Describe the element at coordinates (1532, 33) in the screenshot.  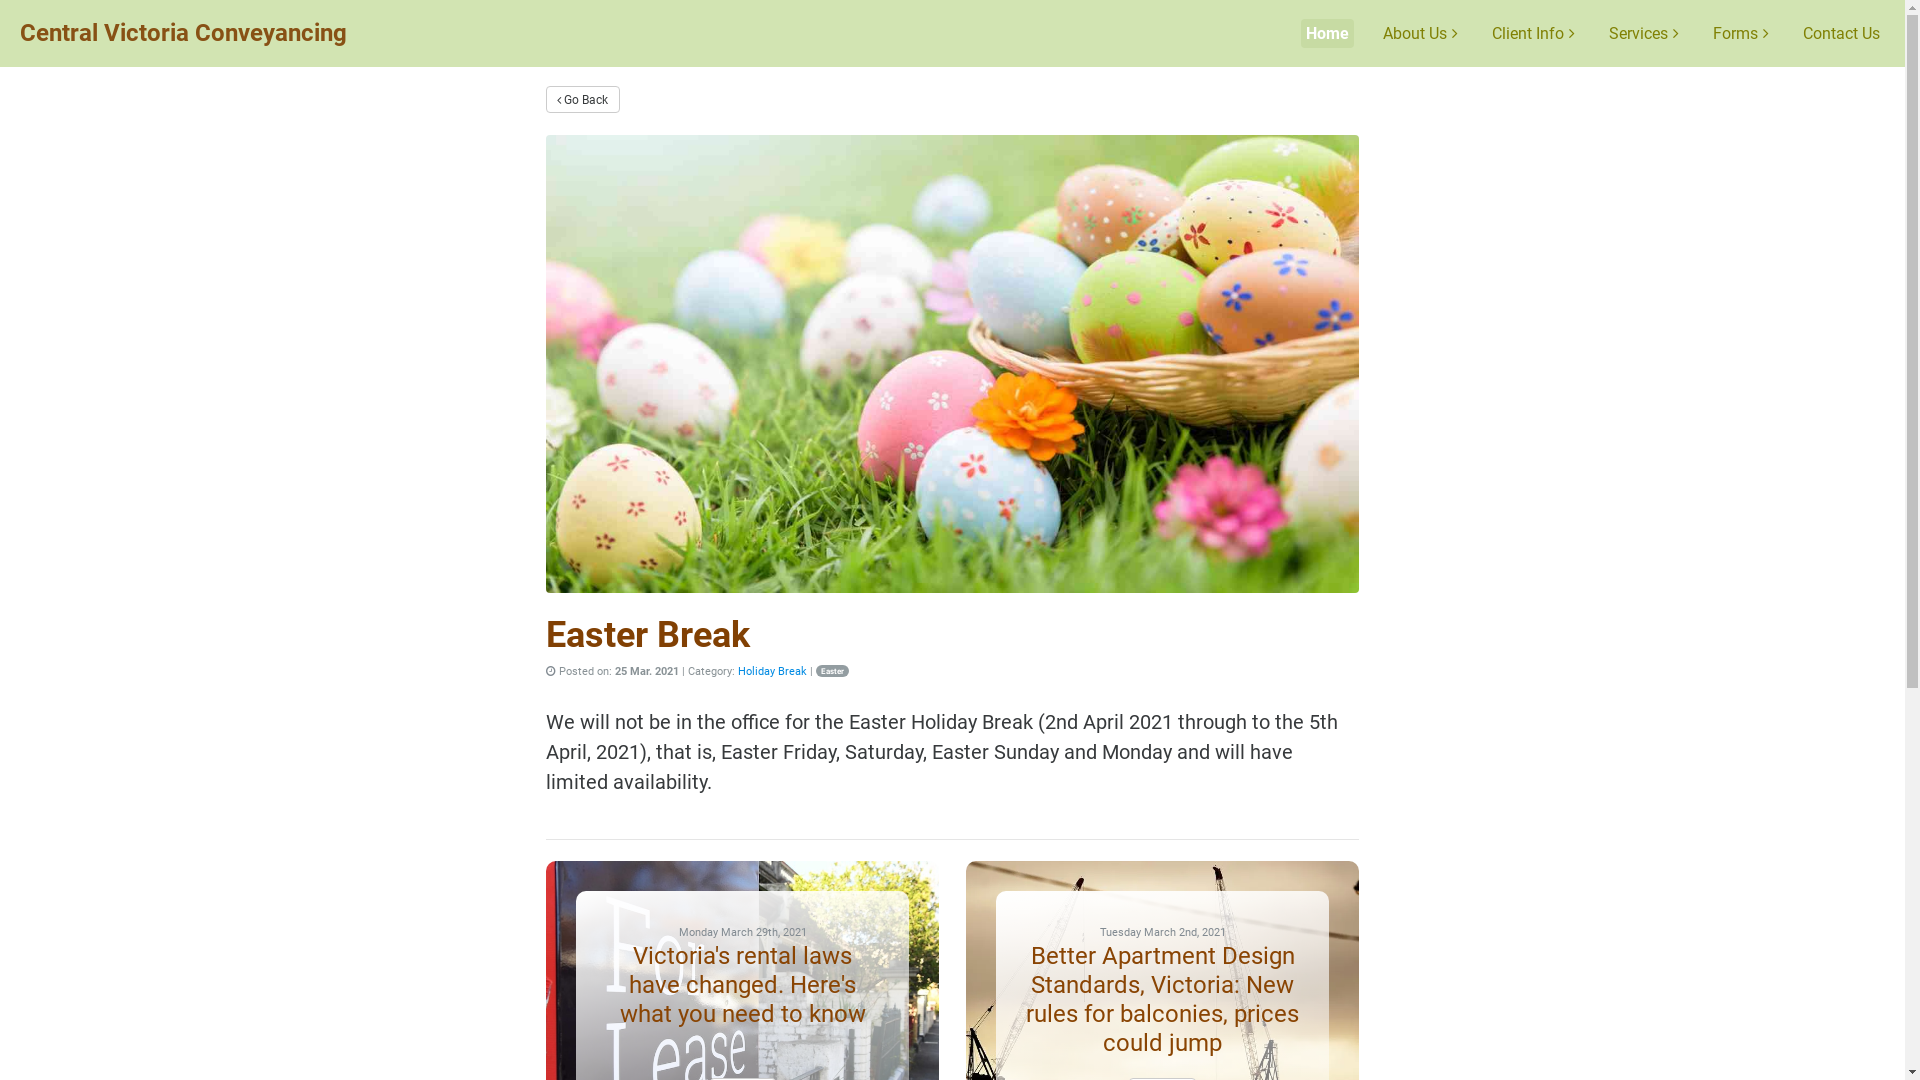
I see `'Client Info'` at that location.